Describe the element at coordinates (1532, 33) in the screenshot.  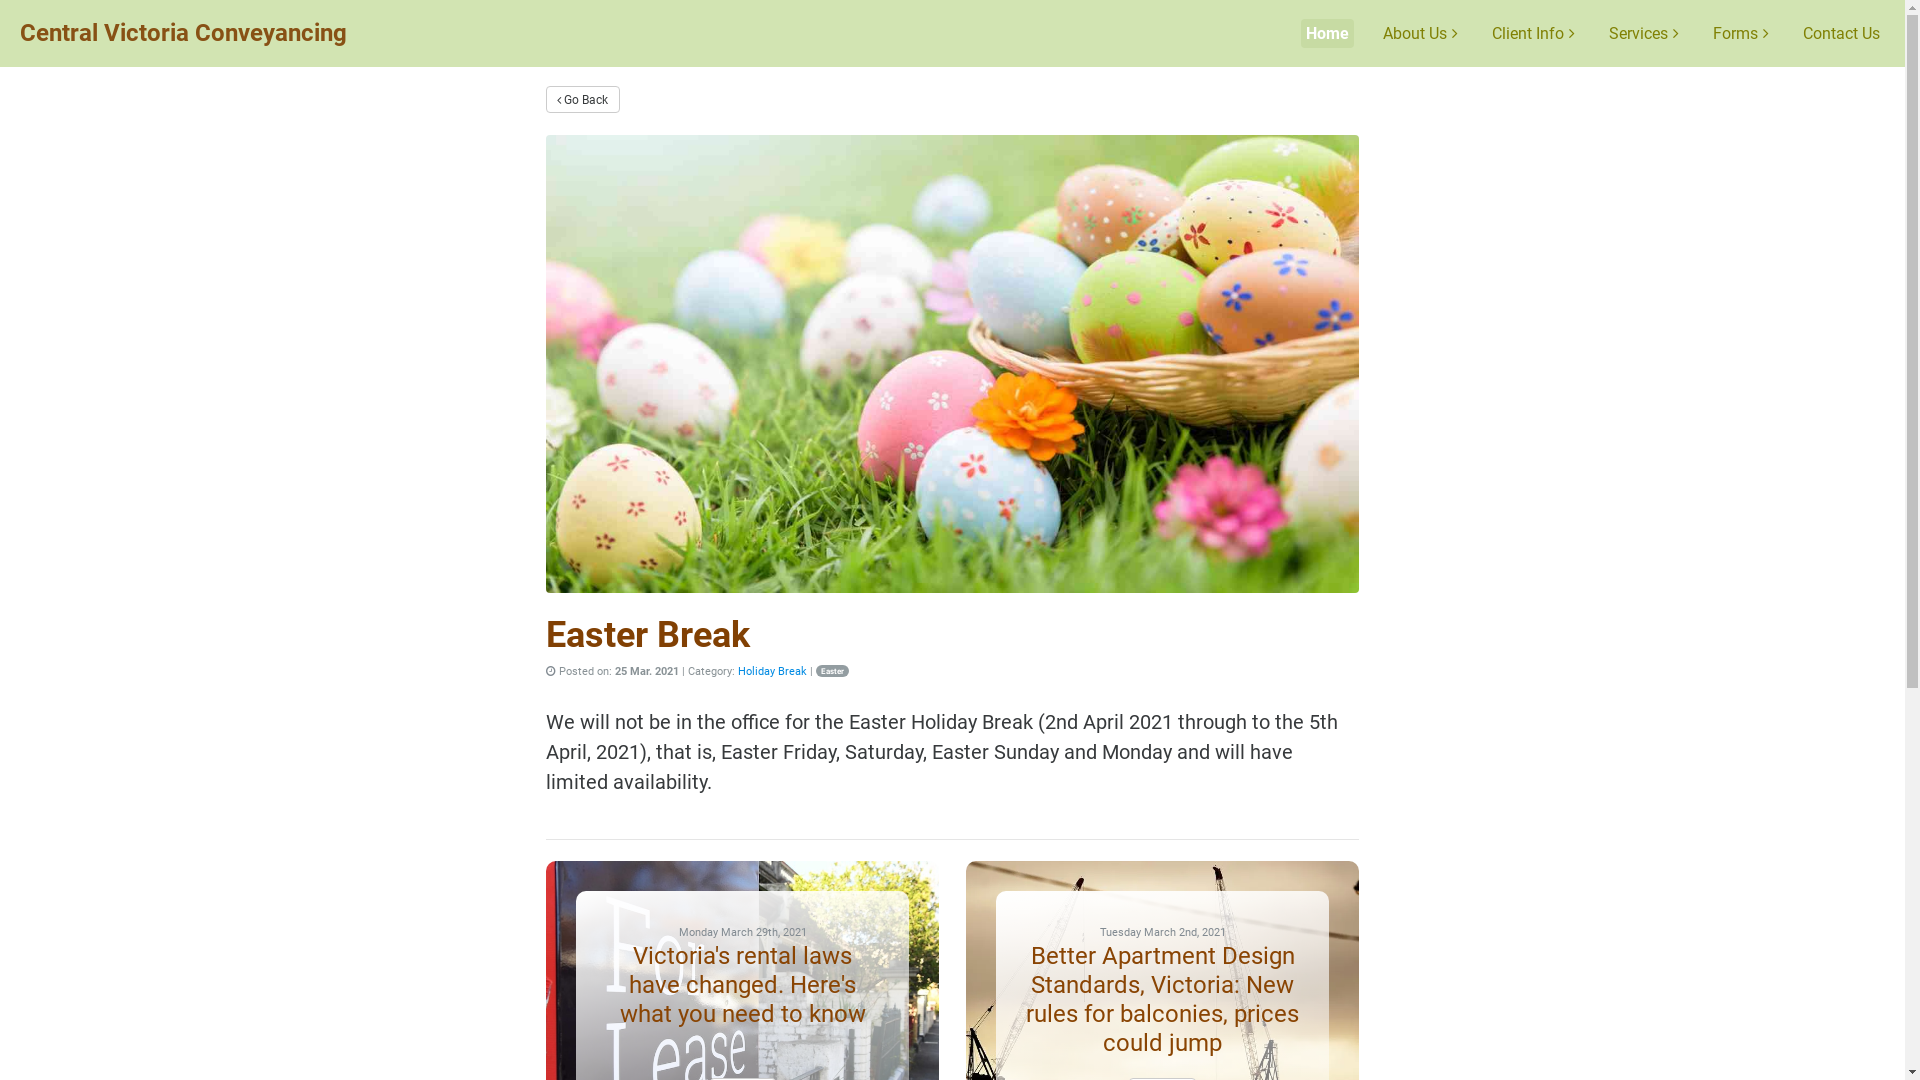
I see `'Client Info'` at that location.